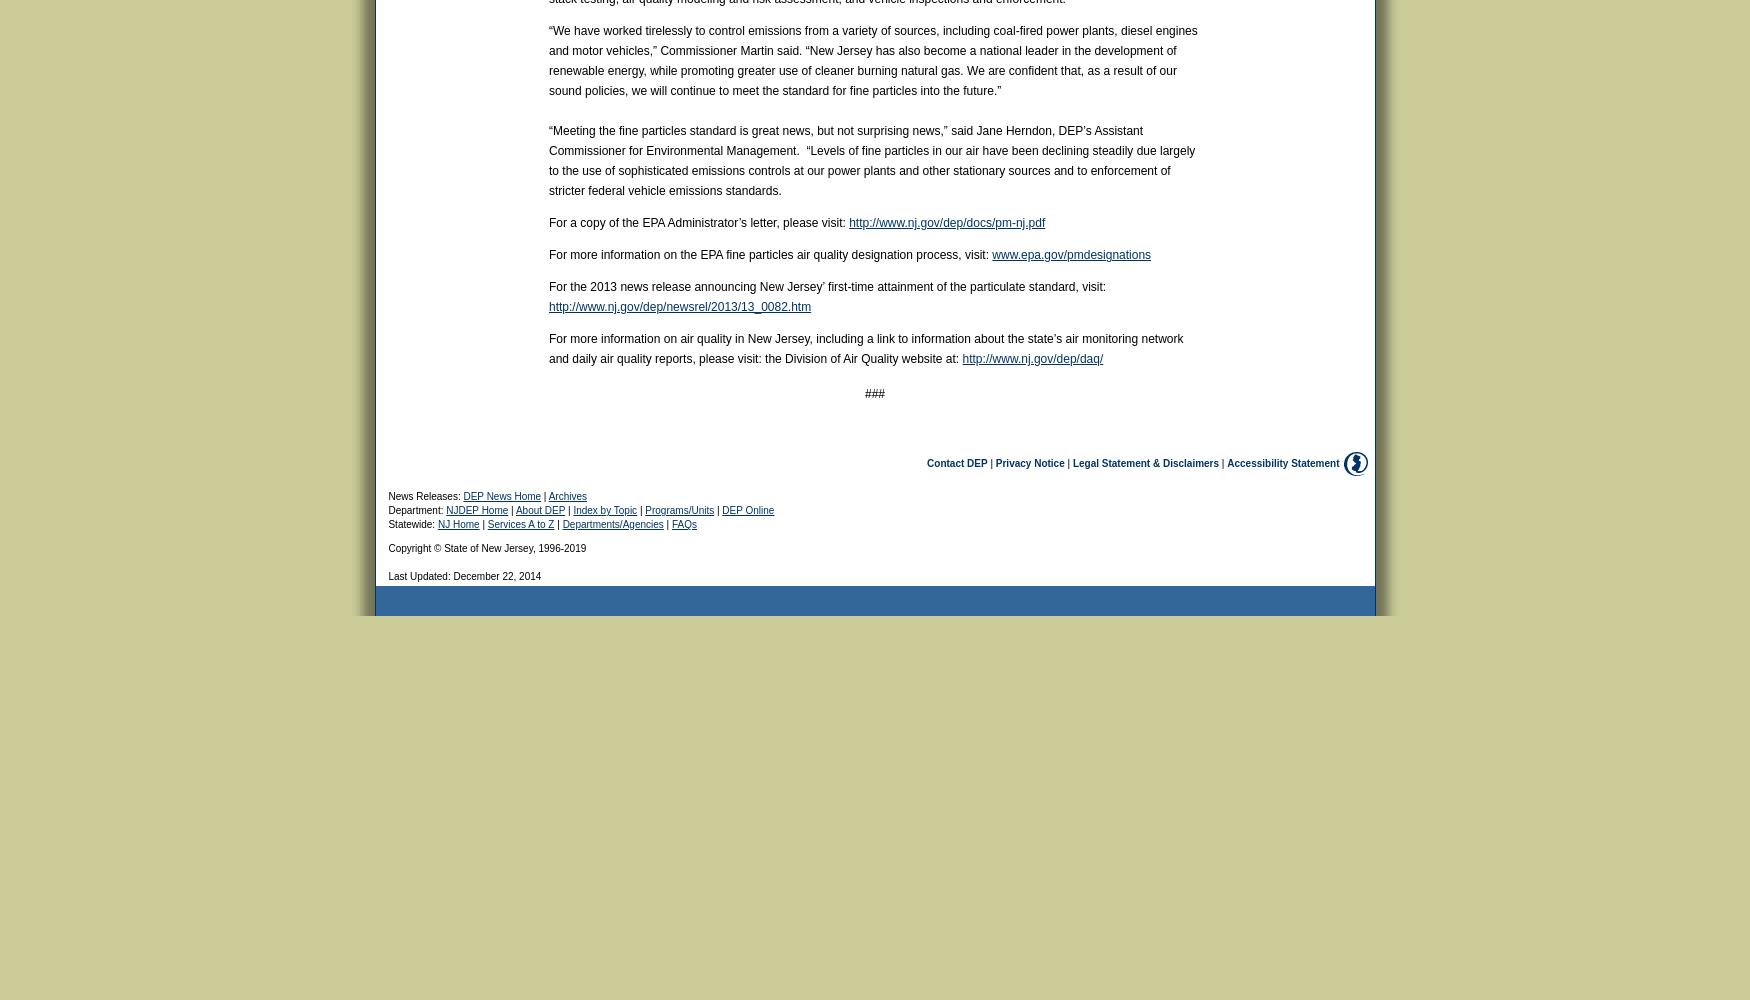 The image size is (1750, 1000). Describe the element at coordinates (386, 524) in the screenshot. I see `'Statewide:'` at that location.